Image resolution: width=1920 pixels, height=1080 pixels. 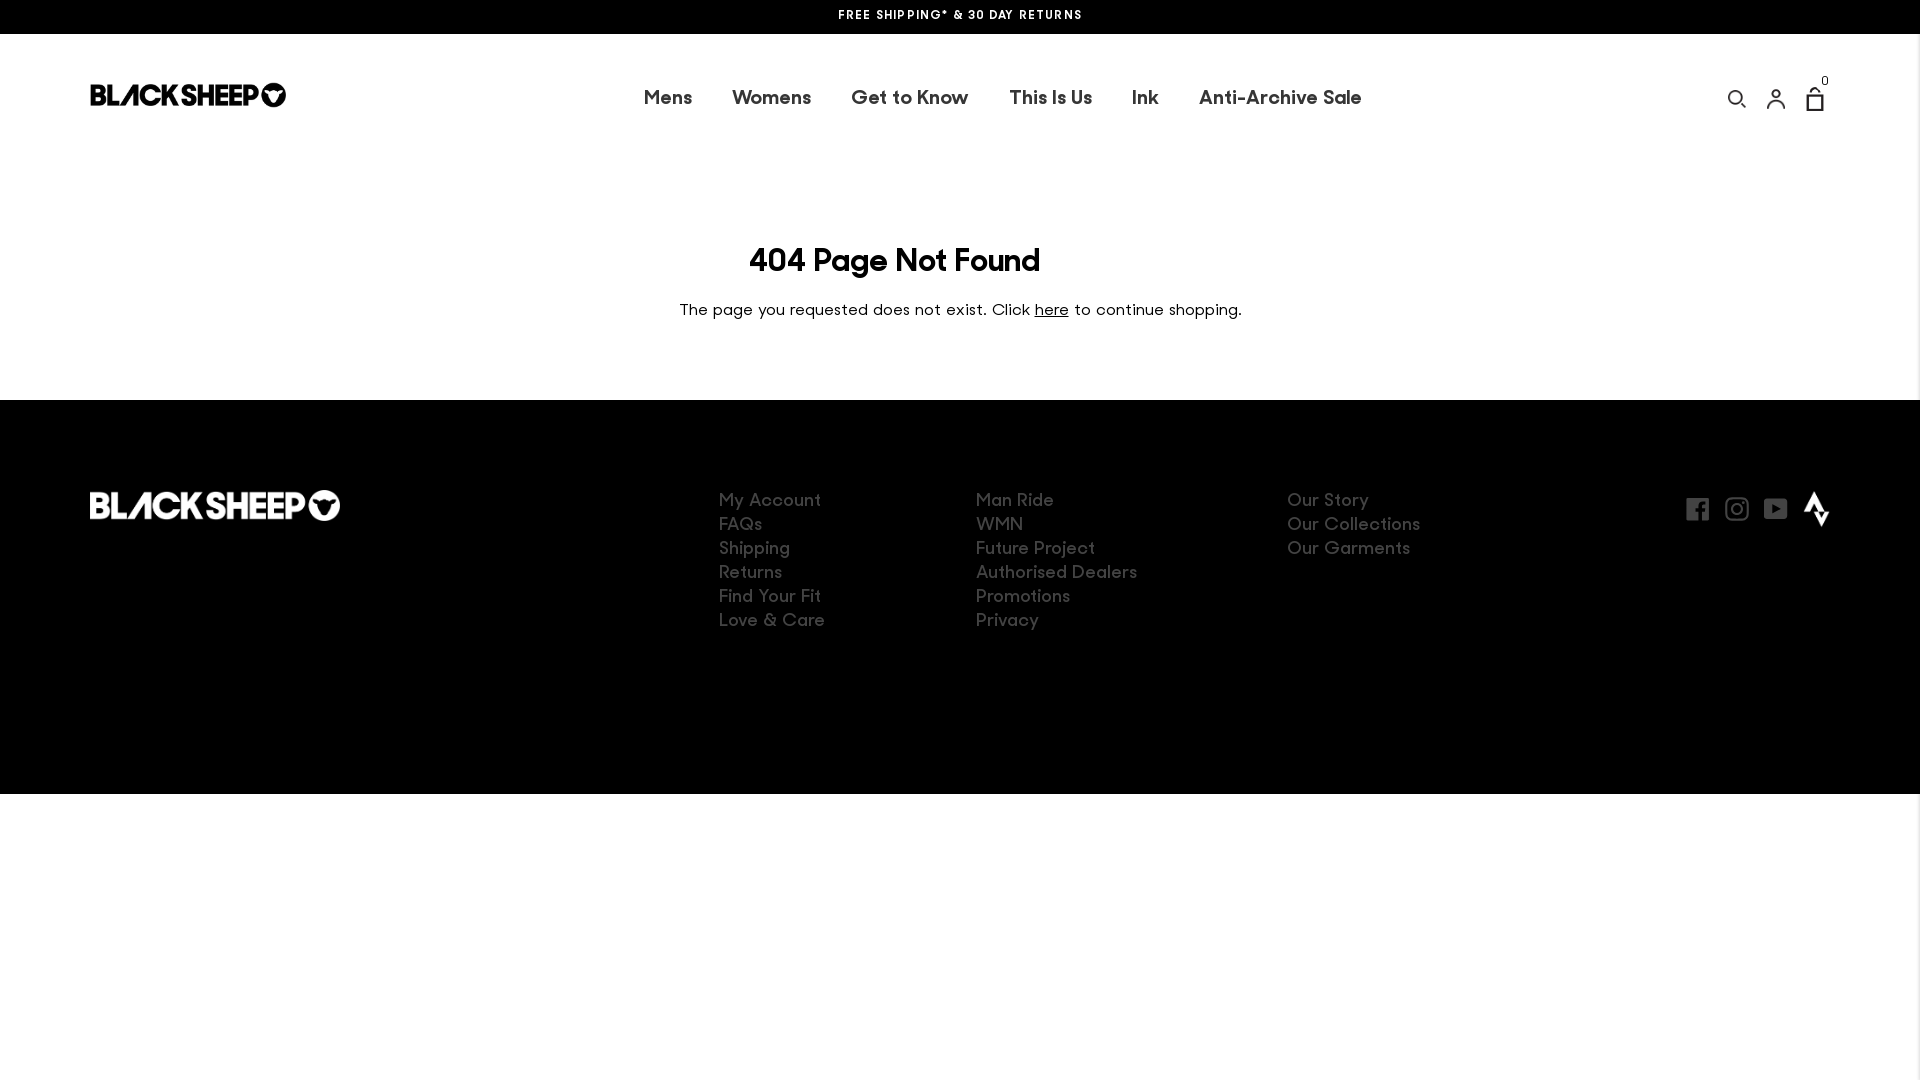 What do you see at coordinates (999, 524) in the screenshot?
I see `'WMN'` at bounding box center [999, 524].